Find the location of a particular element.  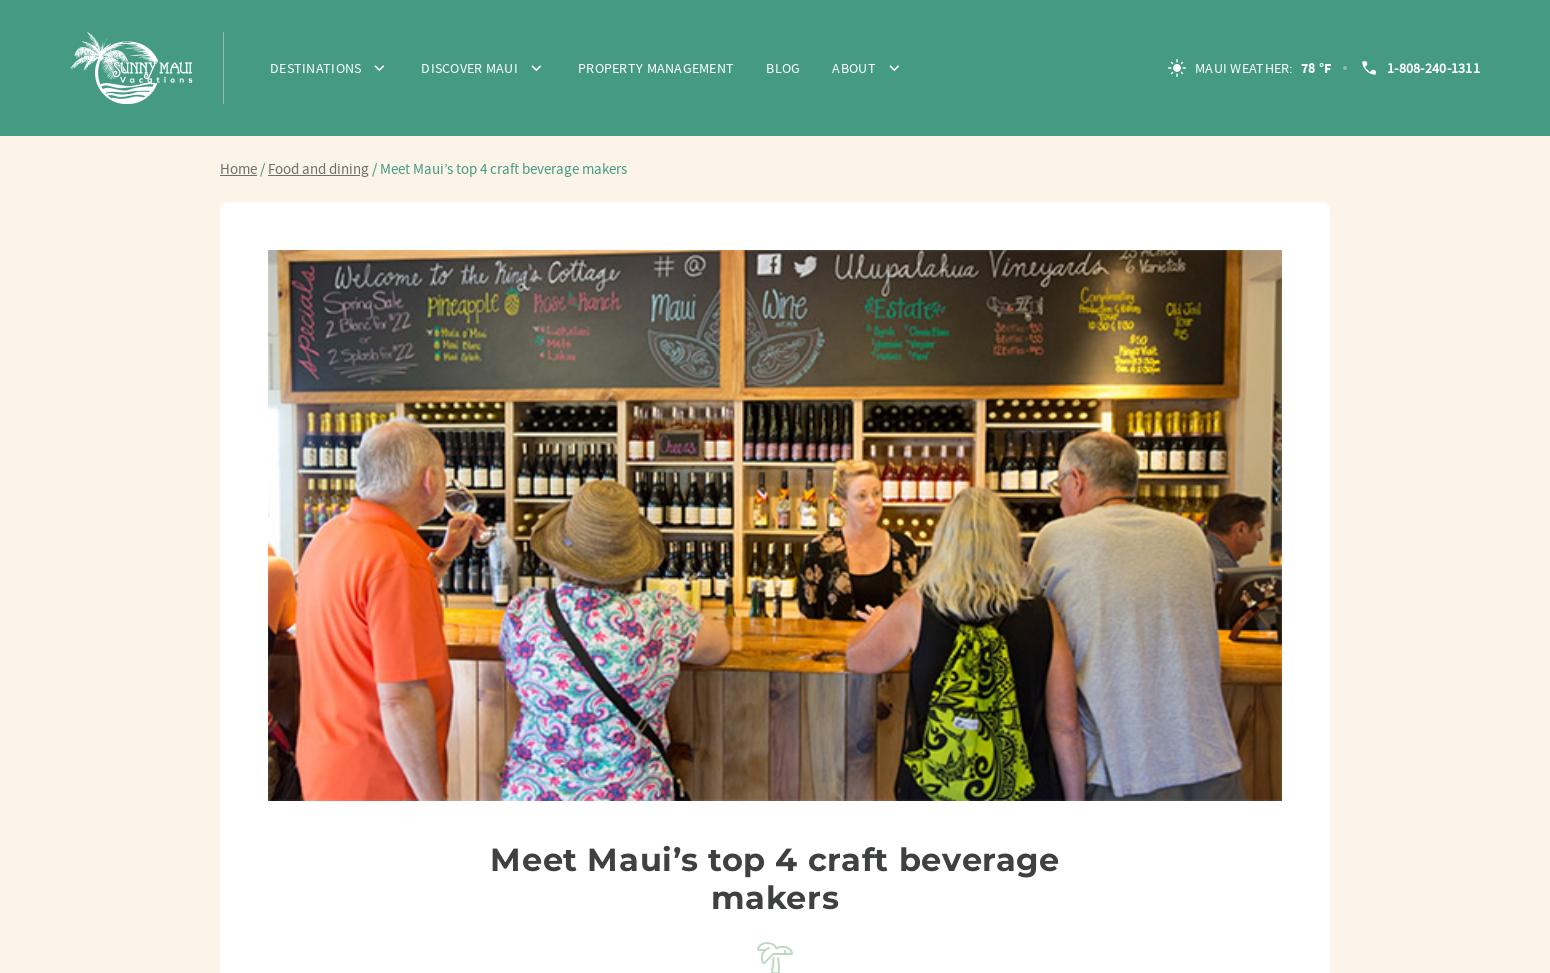

'78 °F' is located at coordinates (1314, 67).